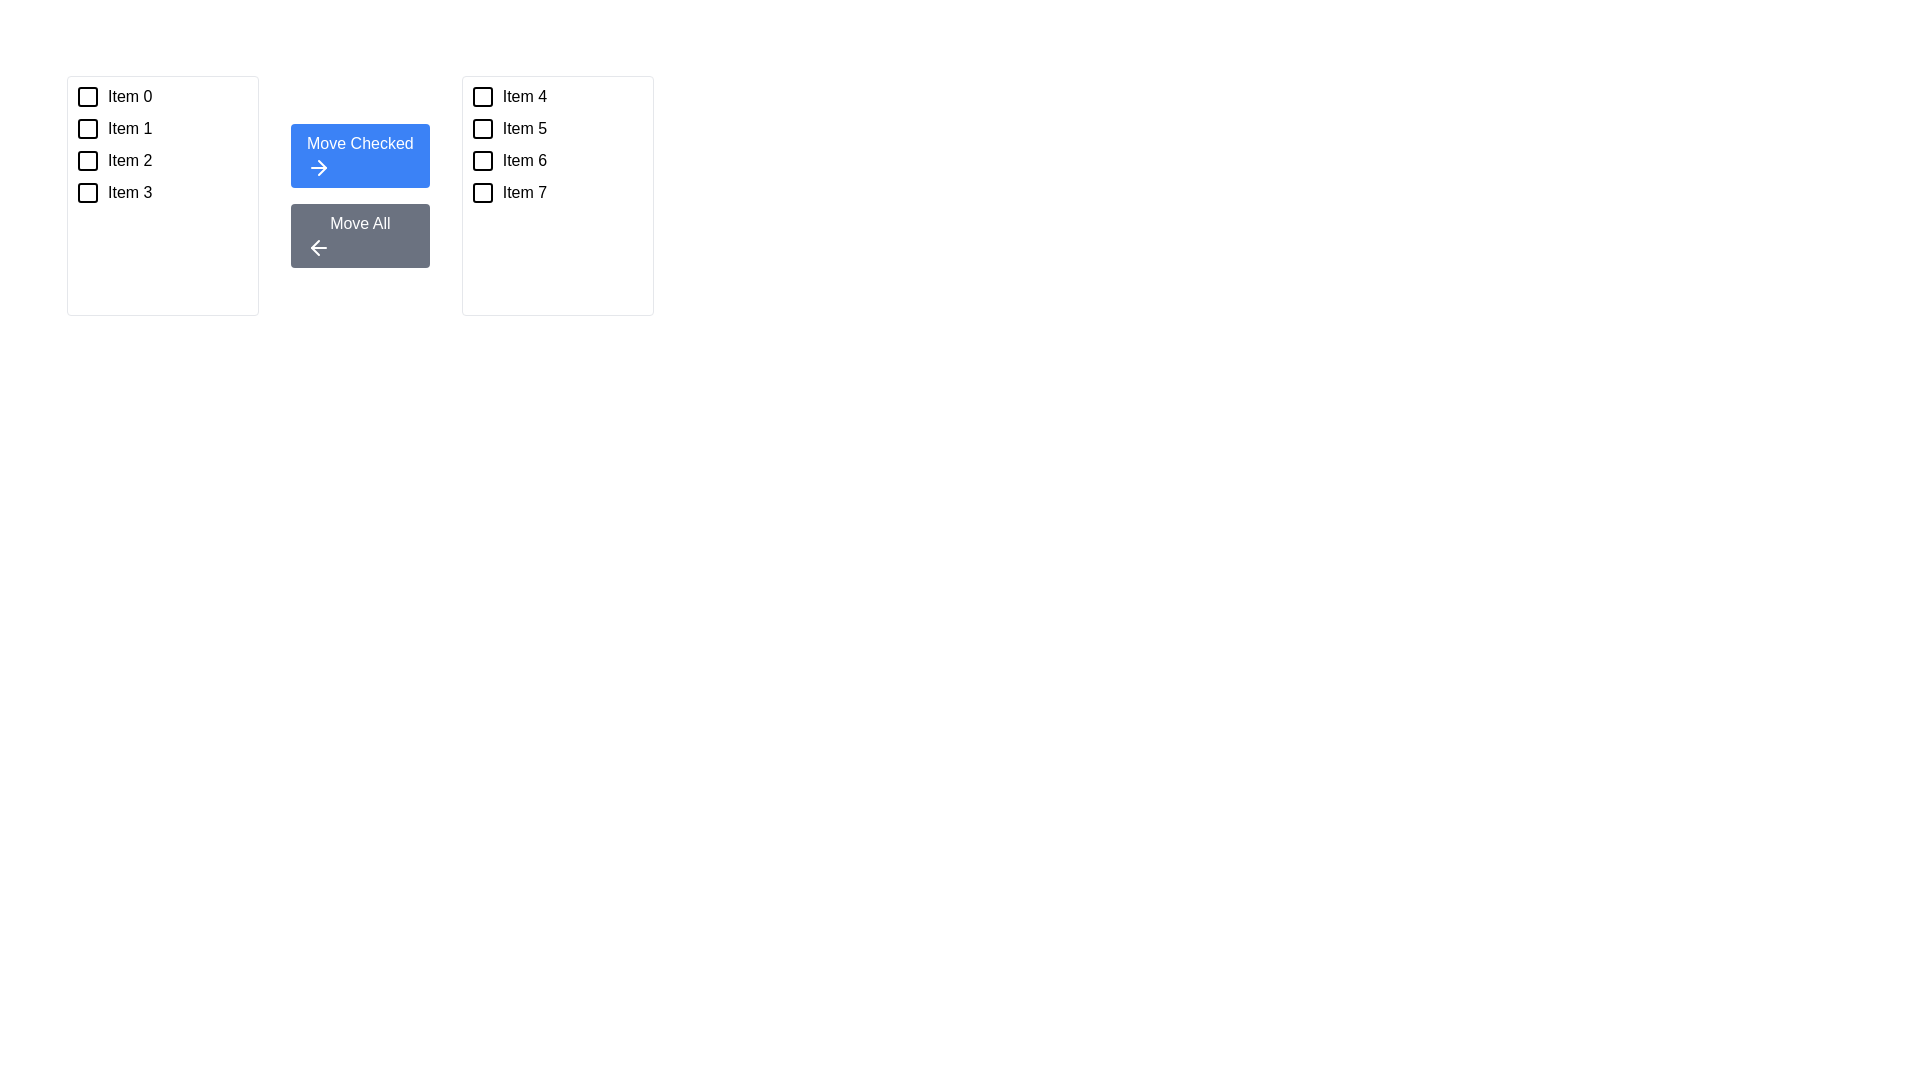  I want to click on the text label associated with the interactive checkbox located in the left panel, which describes the checkbox and is the first item in a vertical list, so click(129, 96).